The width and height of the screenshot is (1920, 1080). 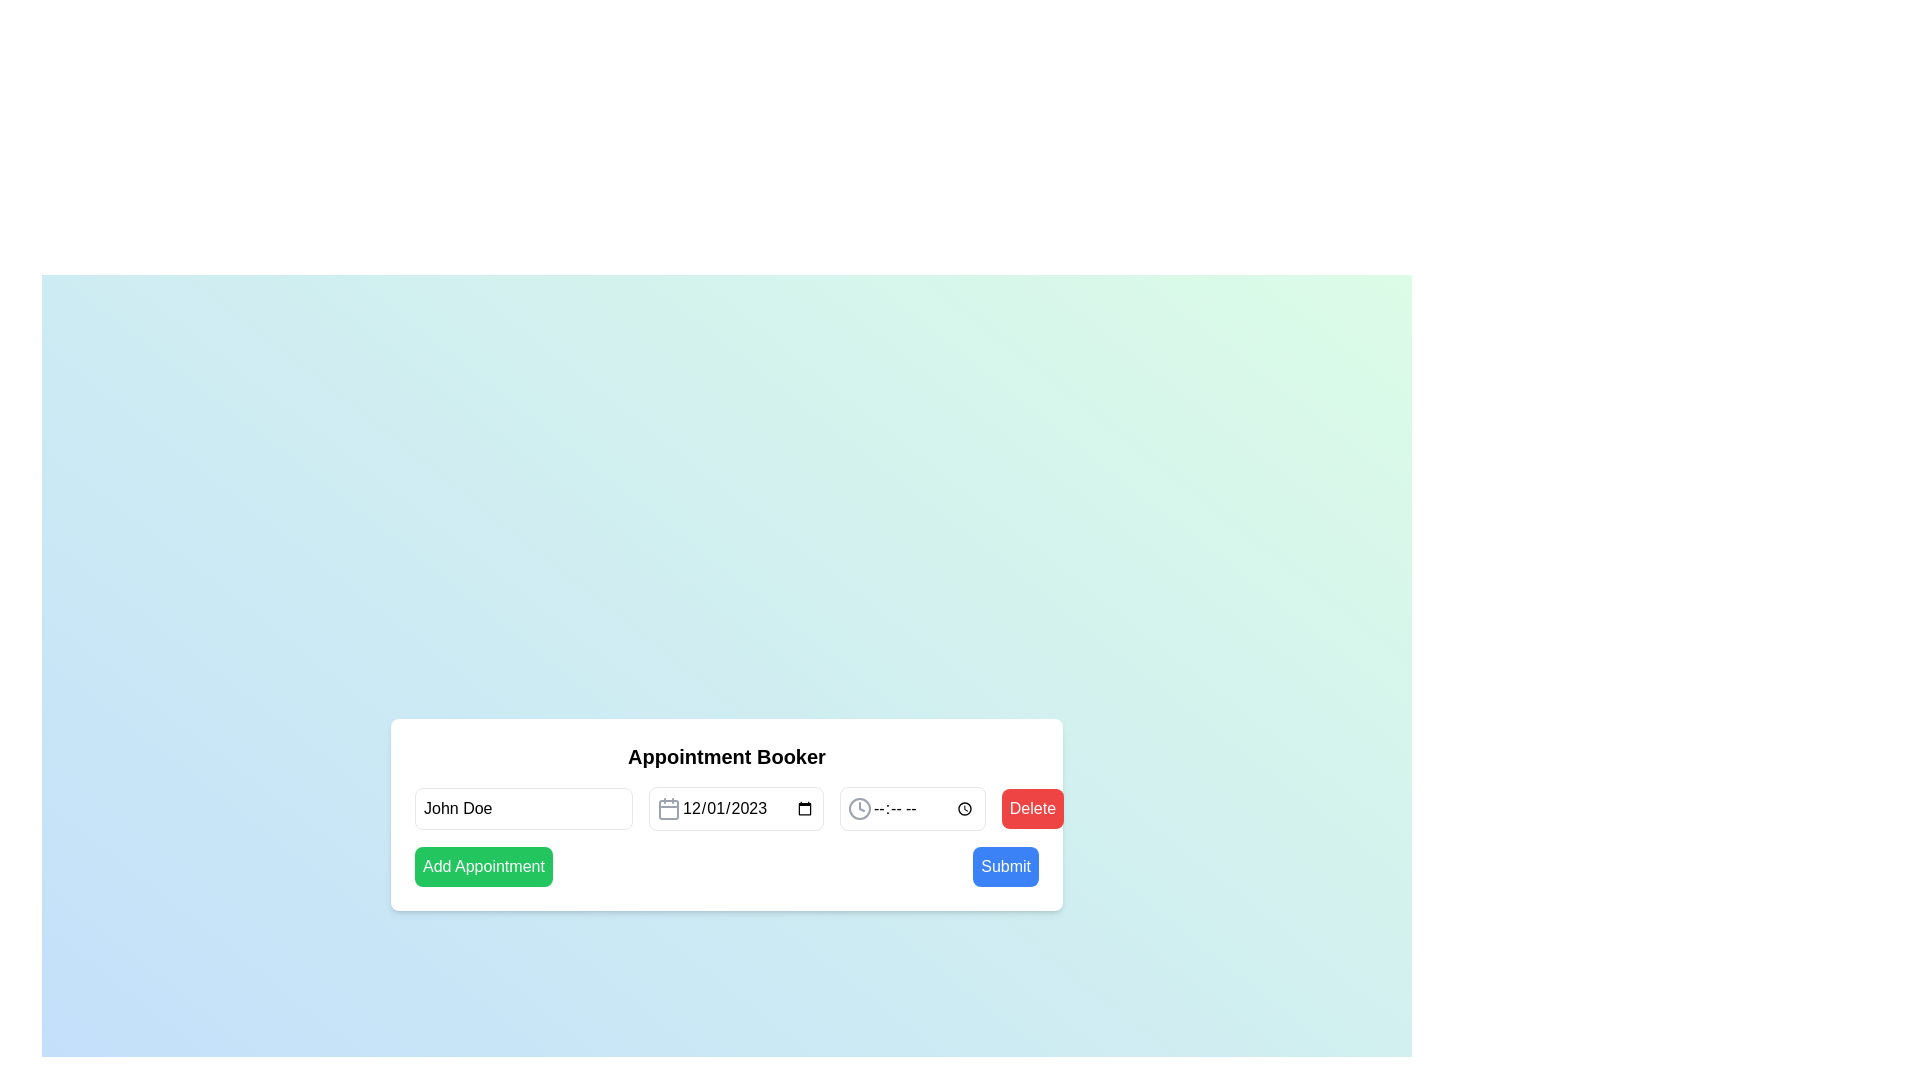 I want to click on the body of the calendar icon, which serves as a graphical representation within the SVG illustration, so click(x=668, y=810).